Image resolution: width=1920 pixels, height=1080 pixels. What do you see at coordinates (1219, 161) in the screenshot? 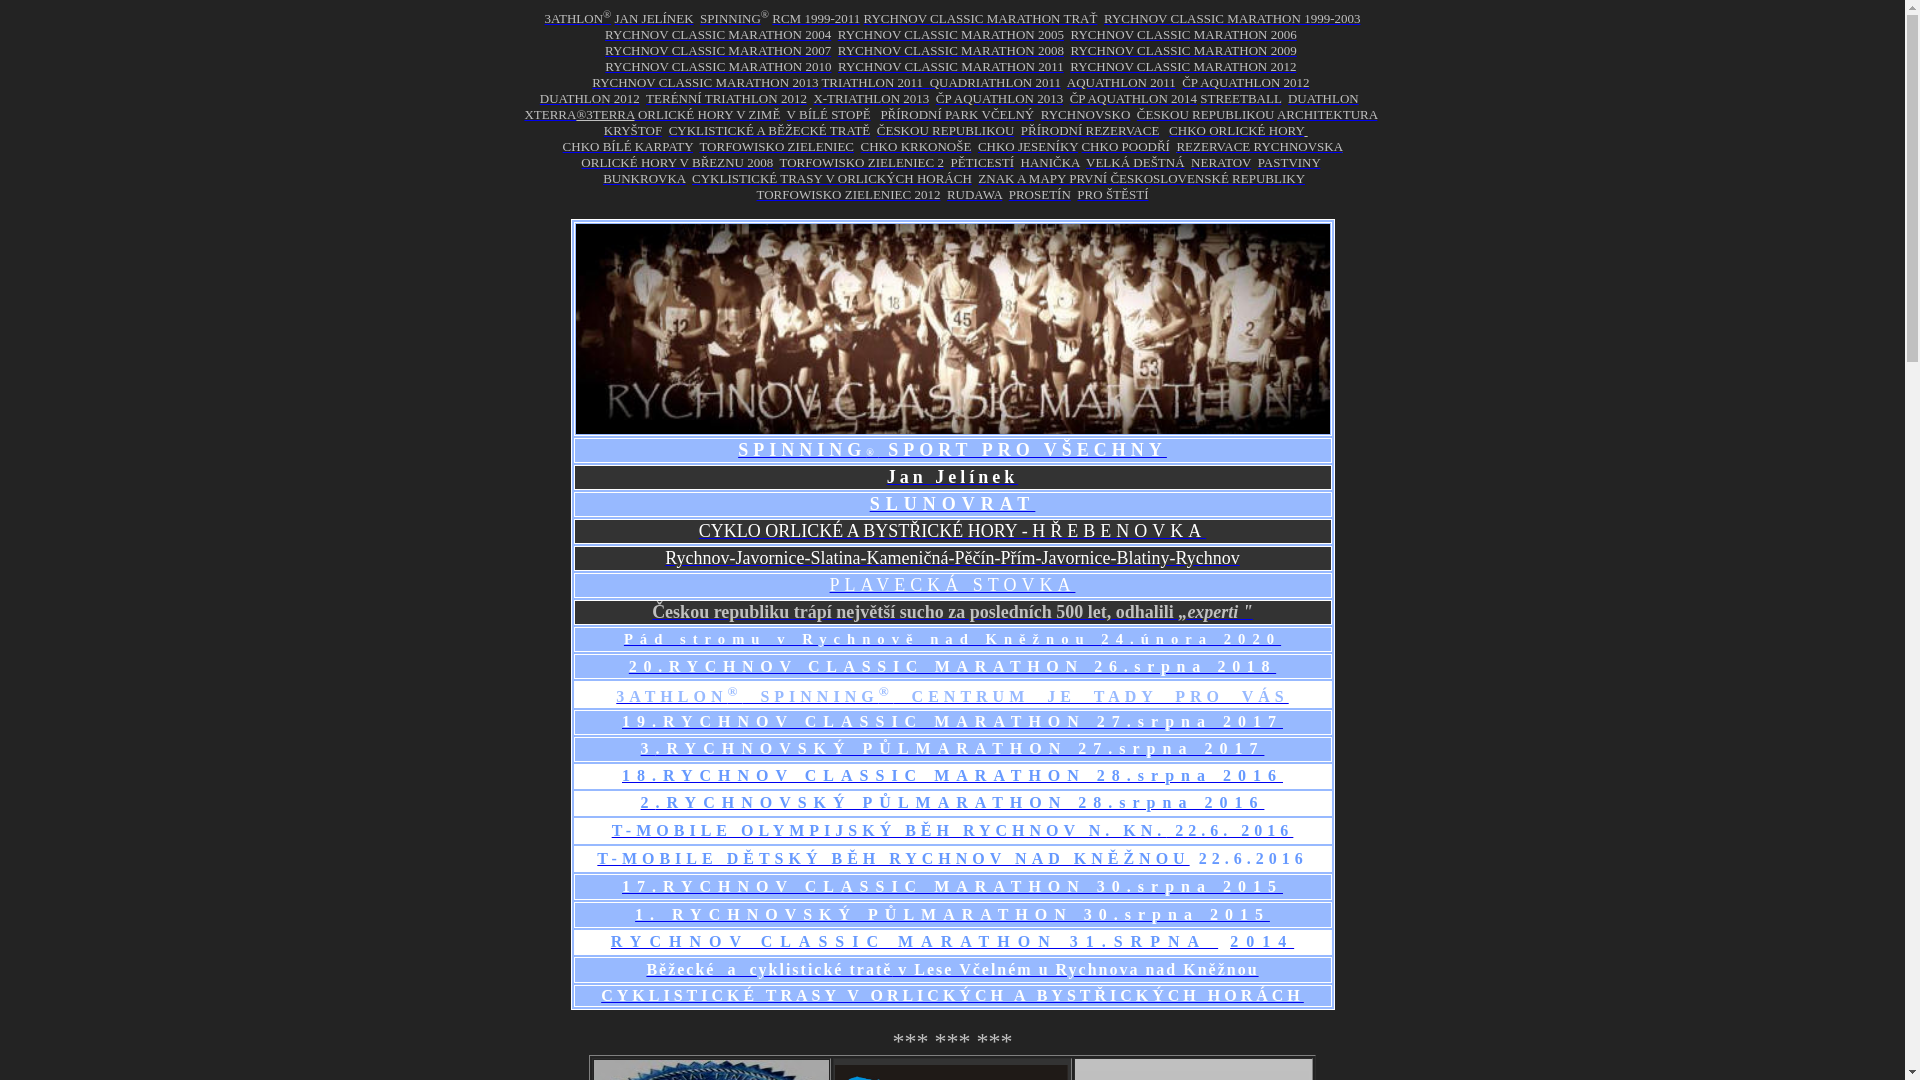
I see `'NERATOV'` at bounding box center [1219, 161].